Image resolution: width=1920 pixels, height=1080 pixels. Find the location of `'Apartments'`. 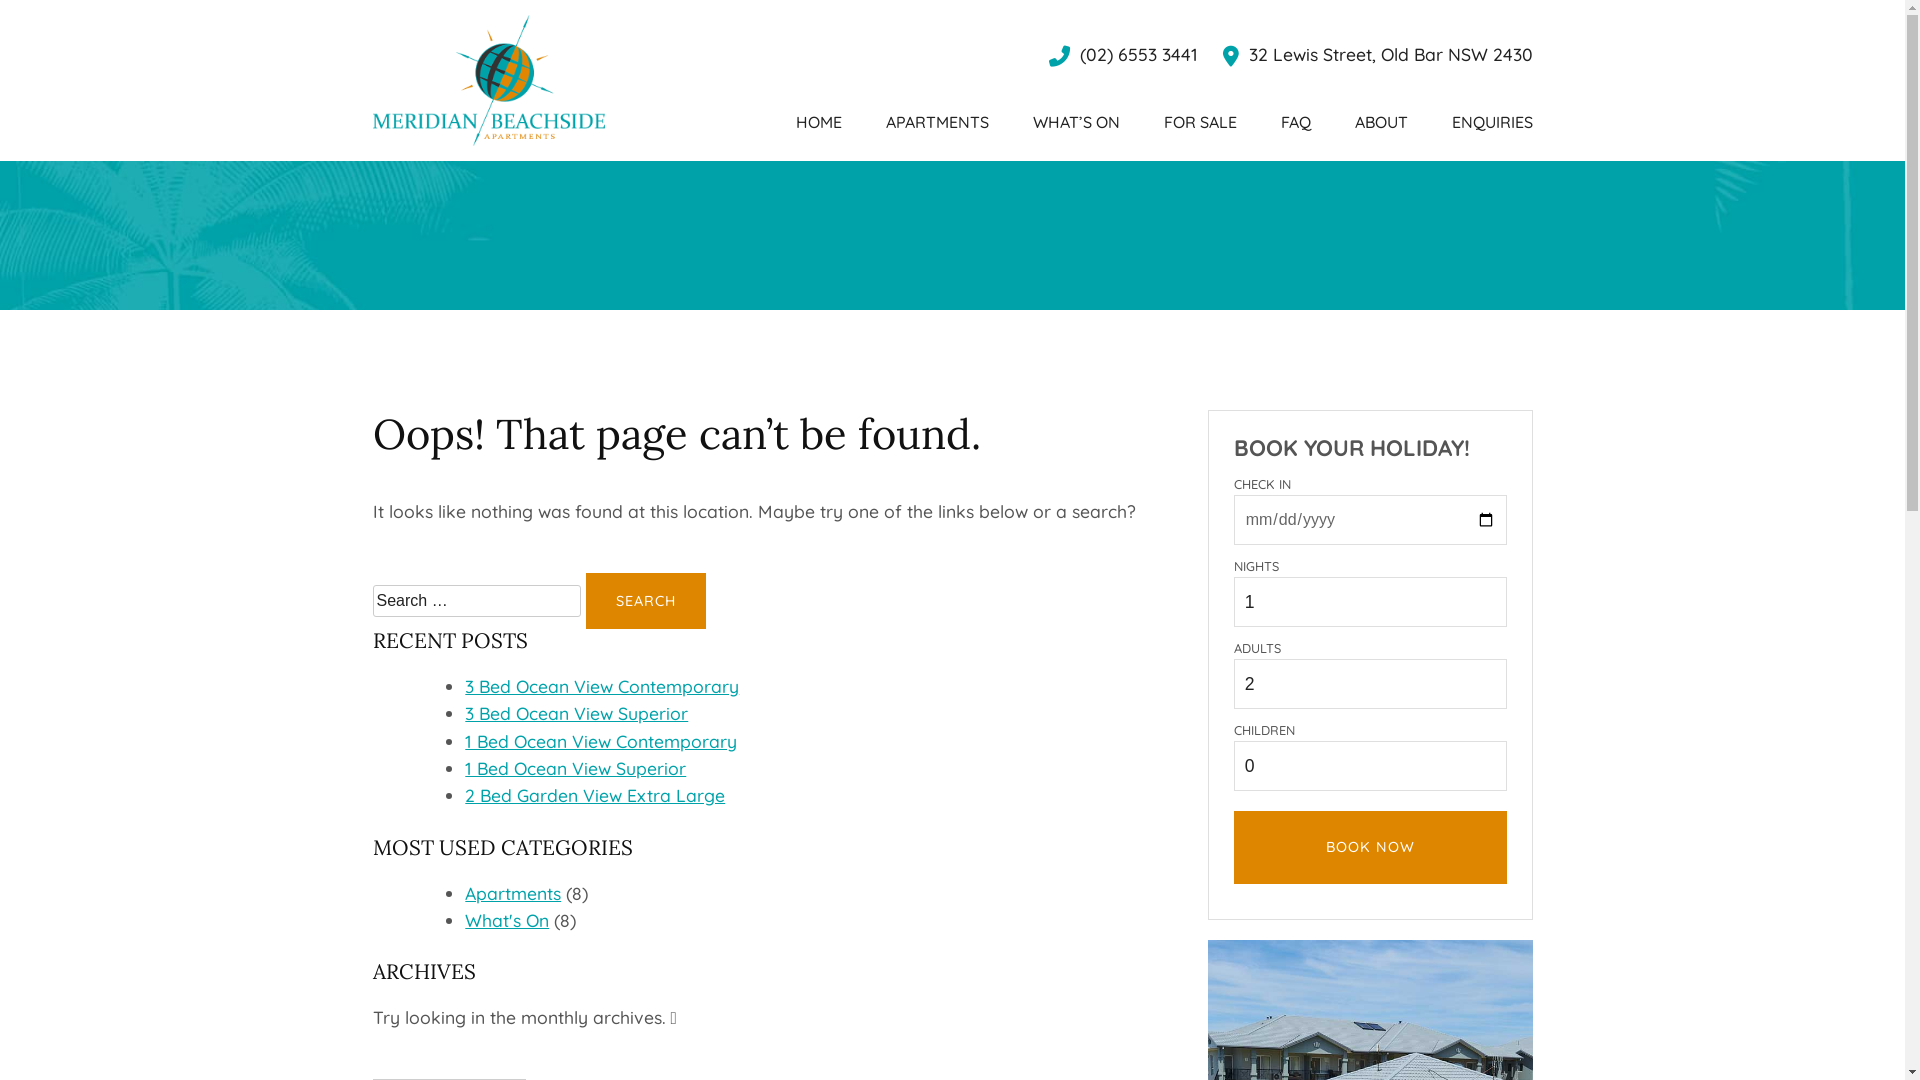

'Apartments' is located at coordinates (513, 892).